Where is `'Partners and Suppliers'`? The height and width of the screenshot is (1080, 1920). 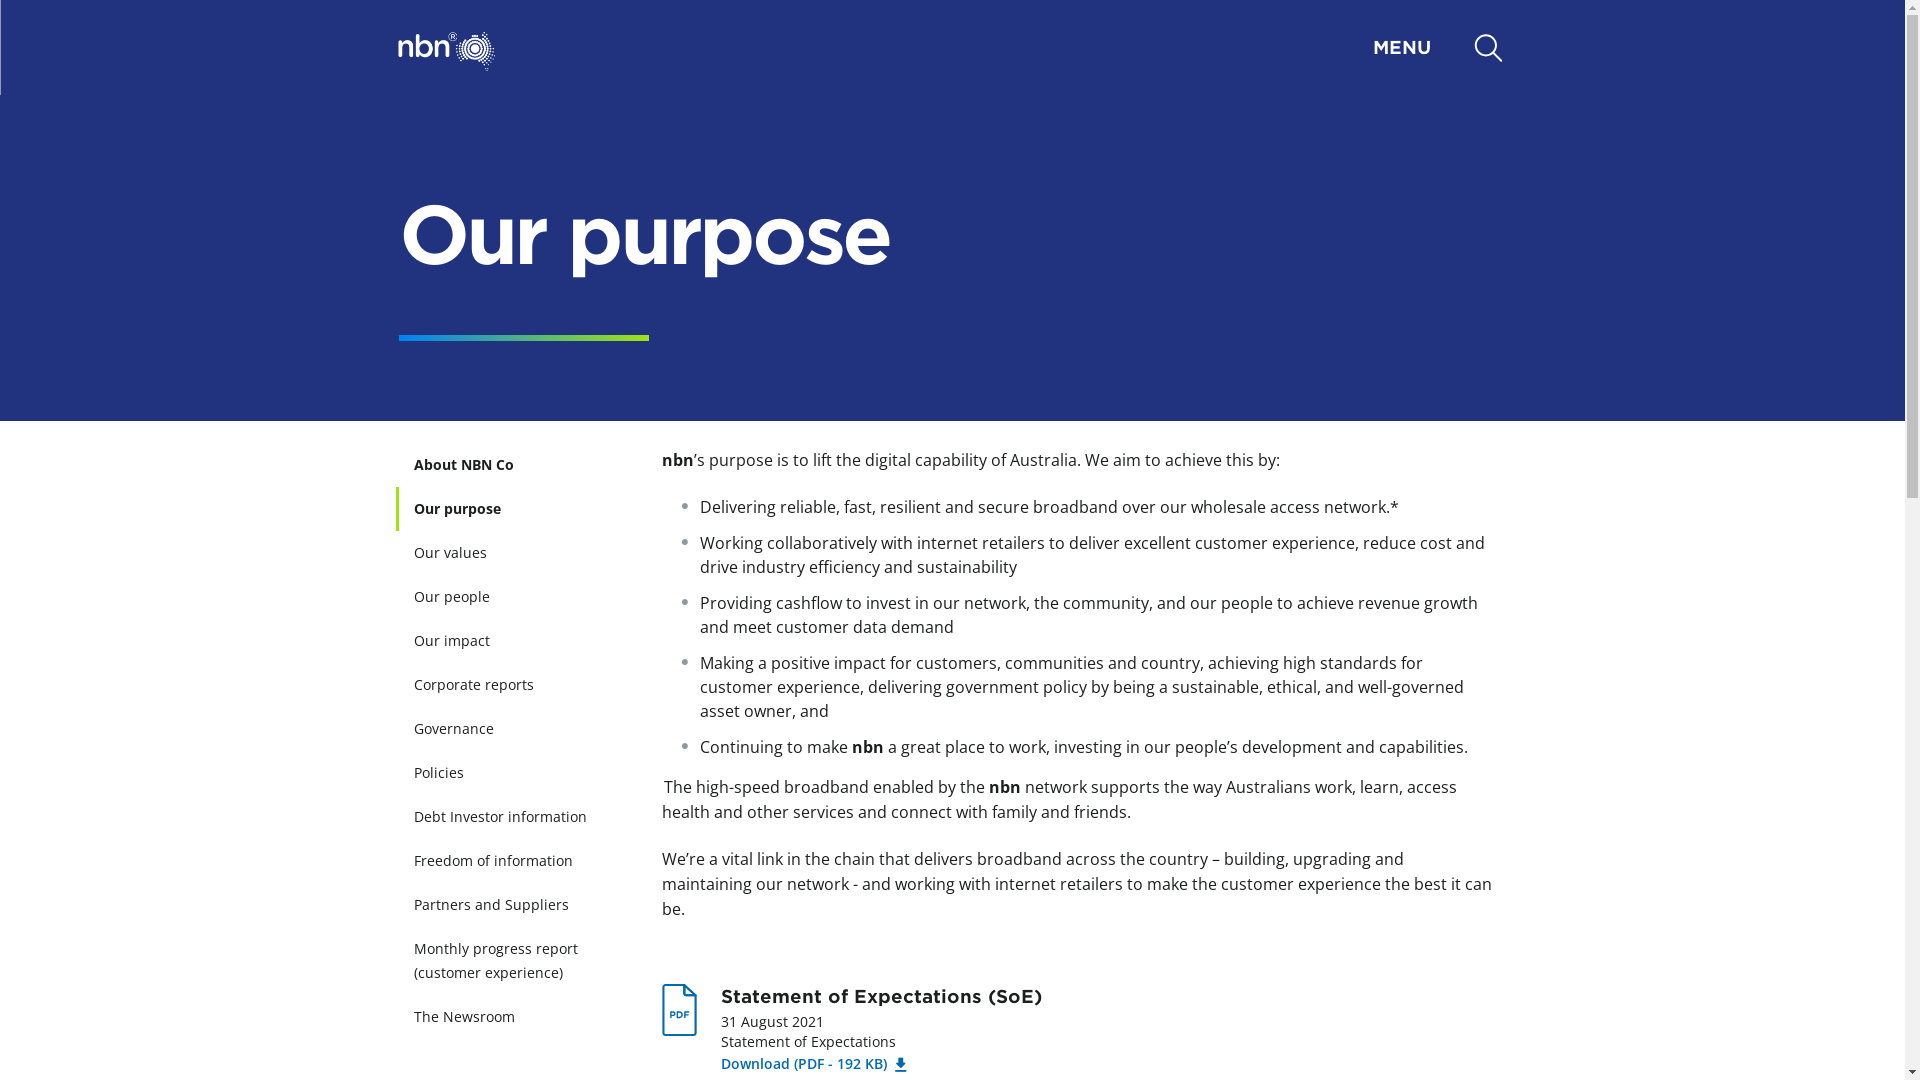
'Partners and Suppliers' is located at coordinates (512, 905).